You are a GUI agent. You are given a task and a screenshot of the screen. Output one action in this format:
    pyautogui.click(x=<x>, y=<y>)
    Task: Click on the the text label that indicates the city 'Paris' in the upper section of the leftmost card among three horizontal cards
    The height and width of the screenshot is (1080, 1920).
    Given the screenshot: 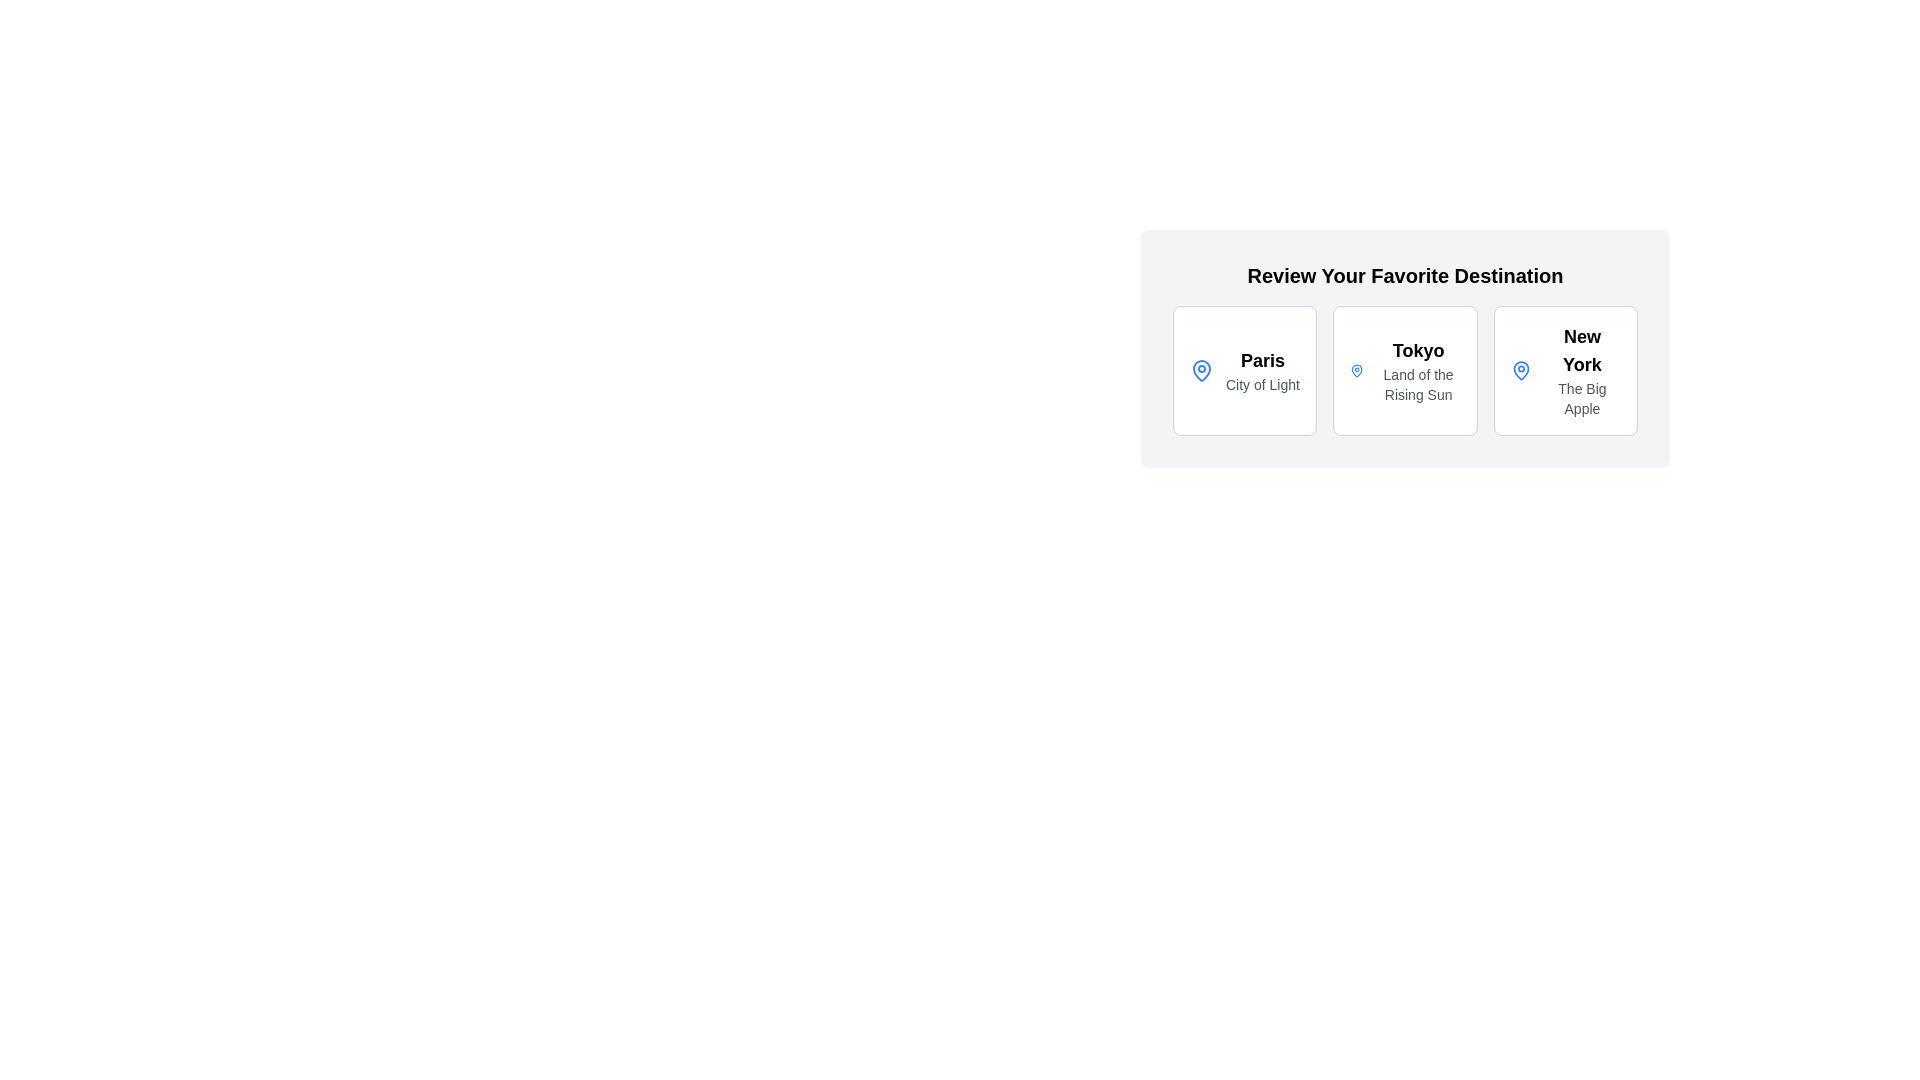 What is the action you would take?
    pyautogui.click(x=1261, y=361)
    